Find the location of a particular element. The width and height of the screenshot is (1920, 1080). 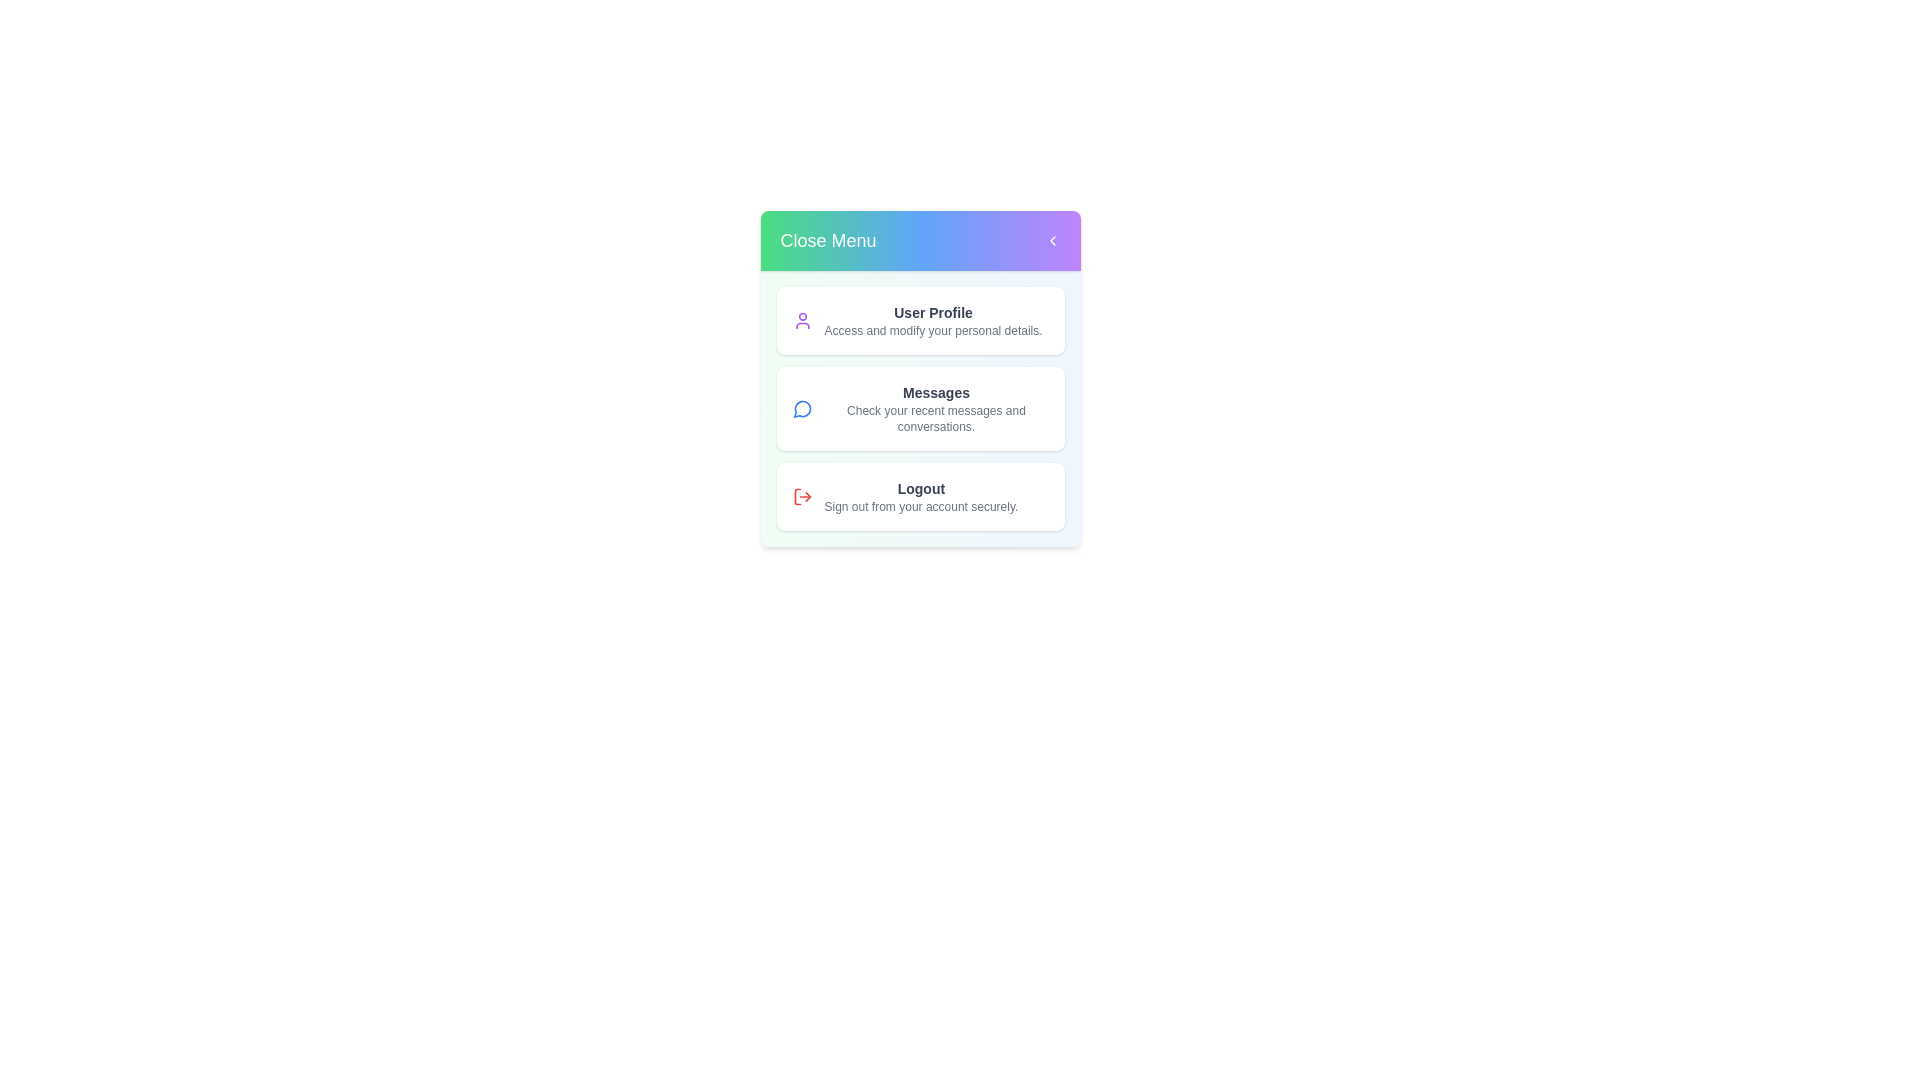

the menu option User Profile by clicking on it is located at coordinates (919, 319).